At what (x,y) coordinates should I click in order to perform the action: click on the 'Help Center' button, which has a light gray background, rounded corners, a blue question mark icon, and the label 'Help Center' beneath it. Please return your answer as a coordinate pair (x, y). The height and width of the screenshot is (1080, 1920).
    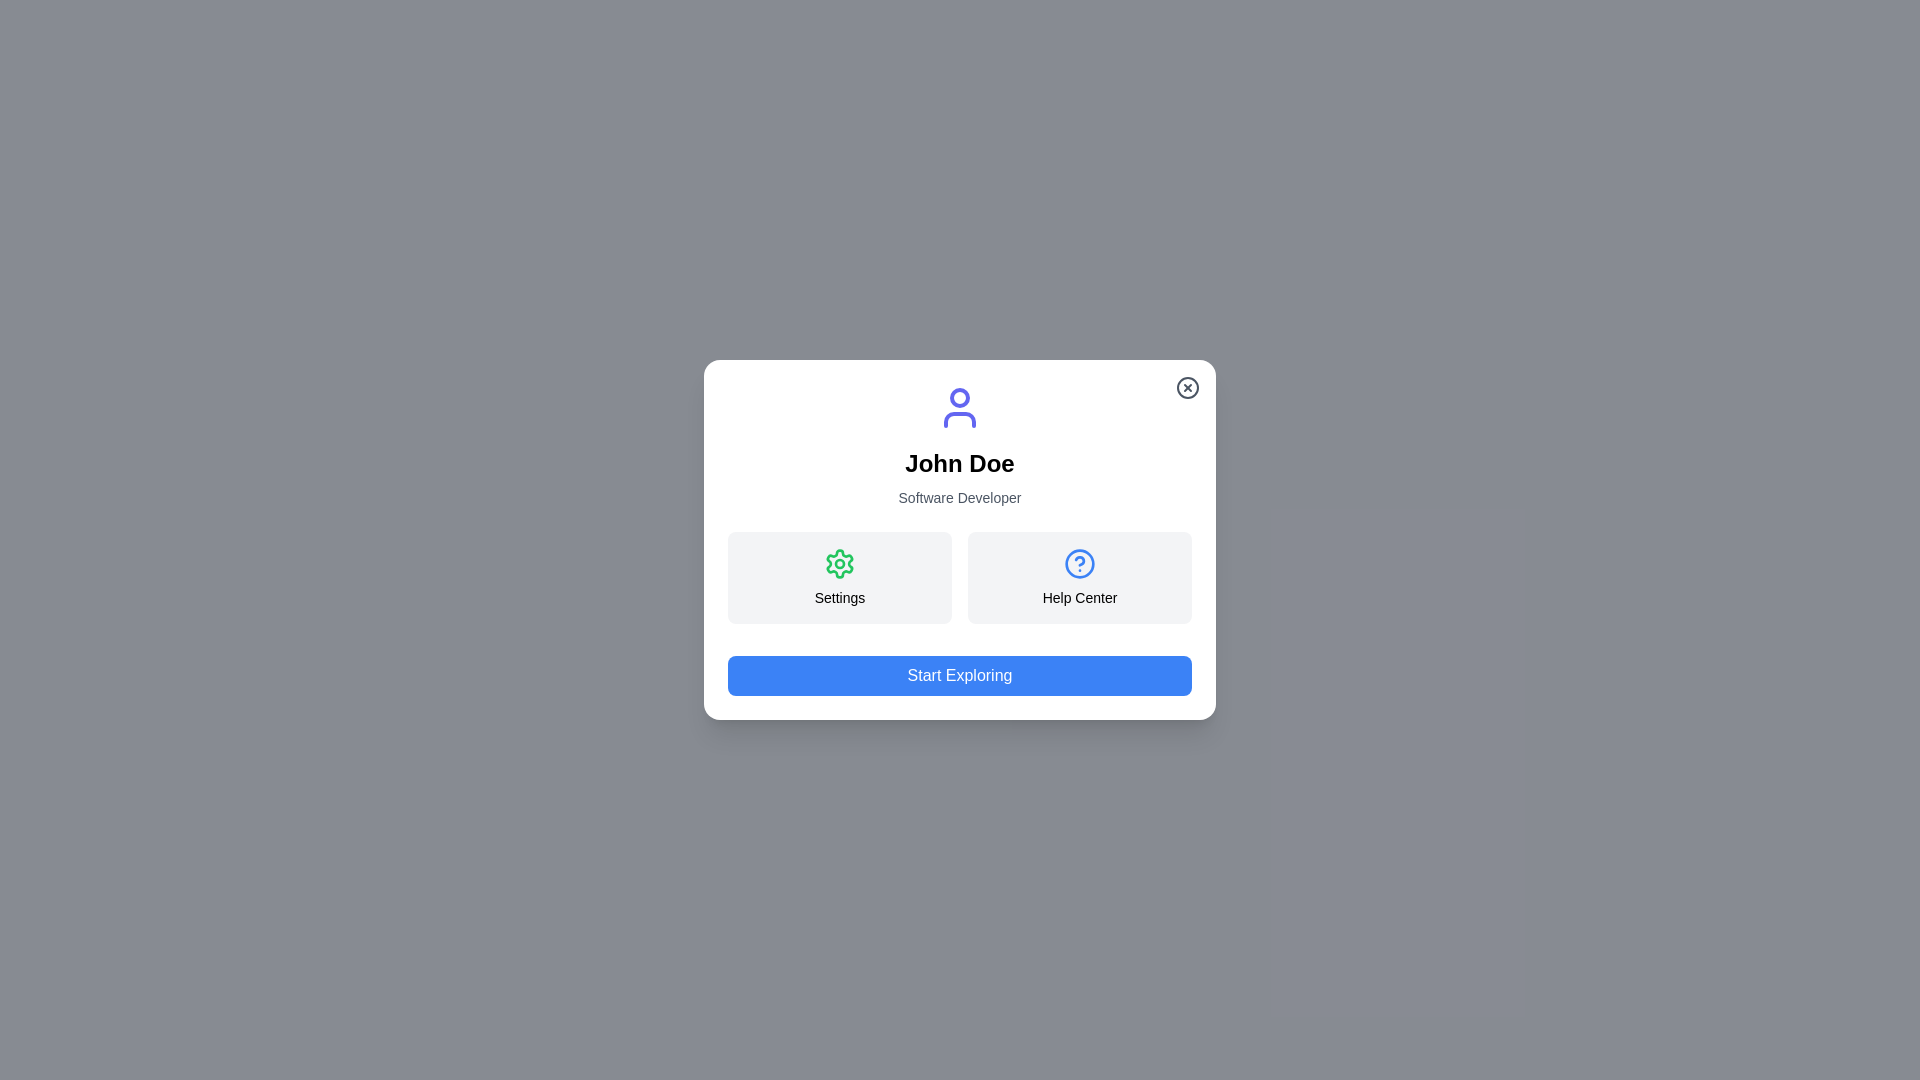
    Looking at the image, I should click on (1079, 578).